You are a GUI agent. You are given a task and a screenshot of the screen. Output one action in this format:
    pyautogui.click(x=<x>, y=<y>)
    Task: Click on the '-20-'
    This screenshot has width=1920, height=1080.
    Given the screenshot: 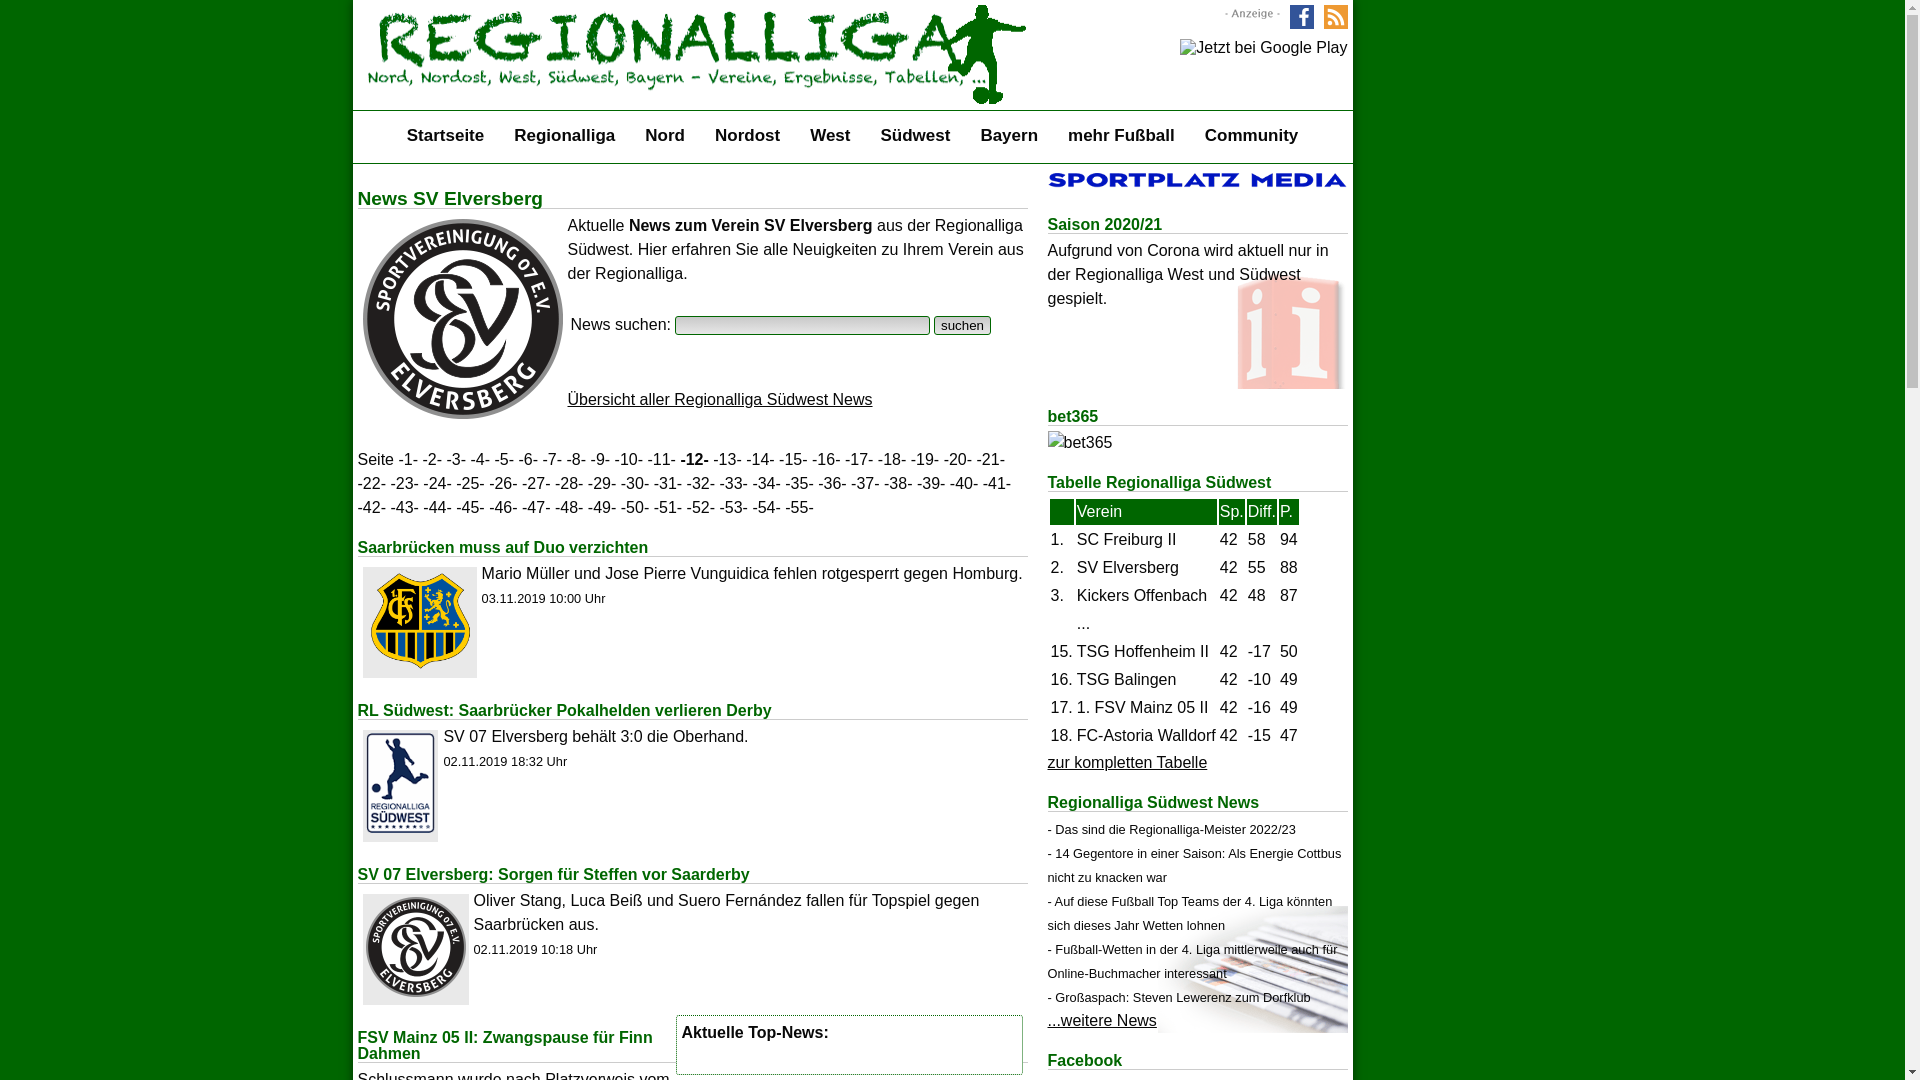 What is the action you would take?
    pyautogui.click(x=943, y=459)
    